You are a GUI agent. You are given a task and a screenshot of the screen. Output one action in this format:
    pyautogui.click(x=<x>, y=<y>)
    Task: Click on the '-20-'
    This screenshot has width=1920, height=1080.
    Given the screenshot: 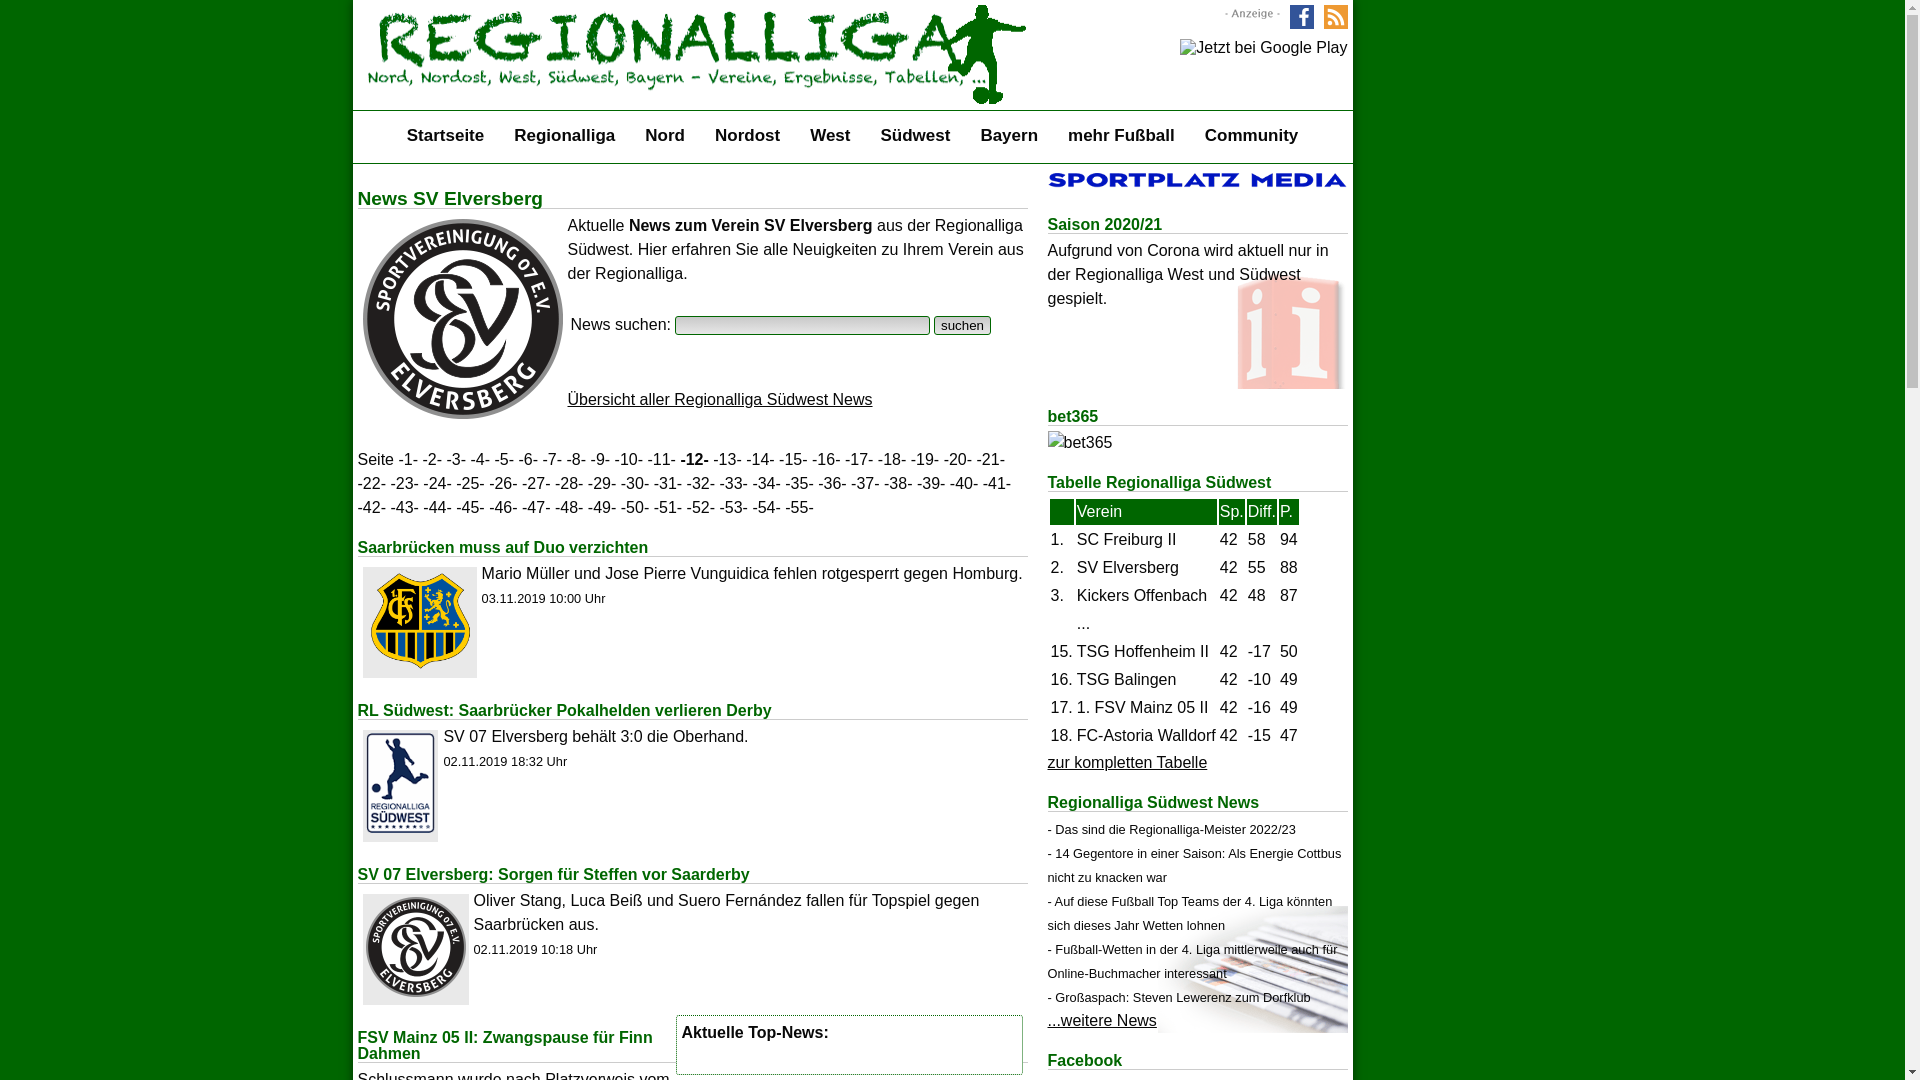 What is the action you would take?
    pyautogui.click(x=943, y=459)
    